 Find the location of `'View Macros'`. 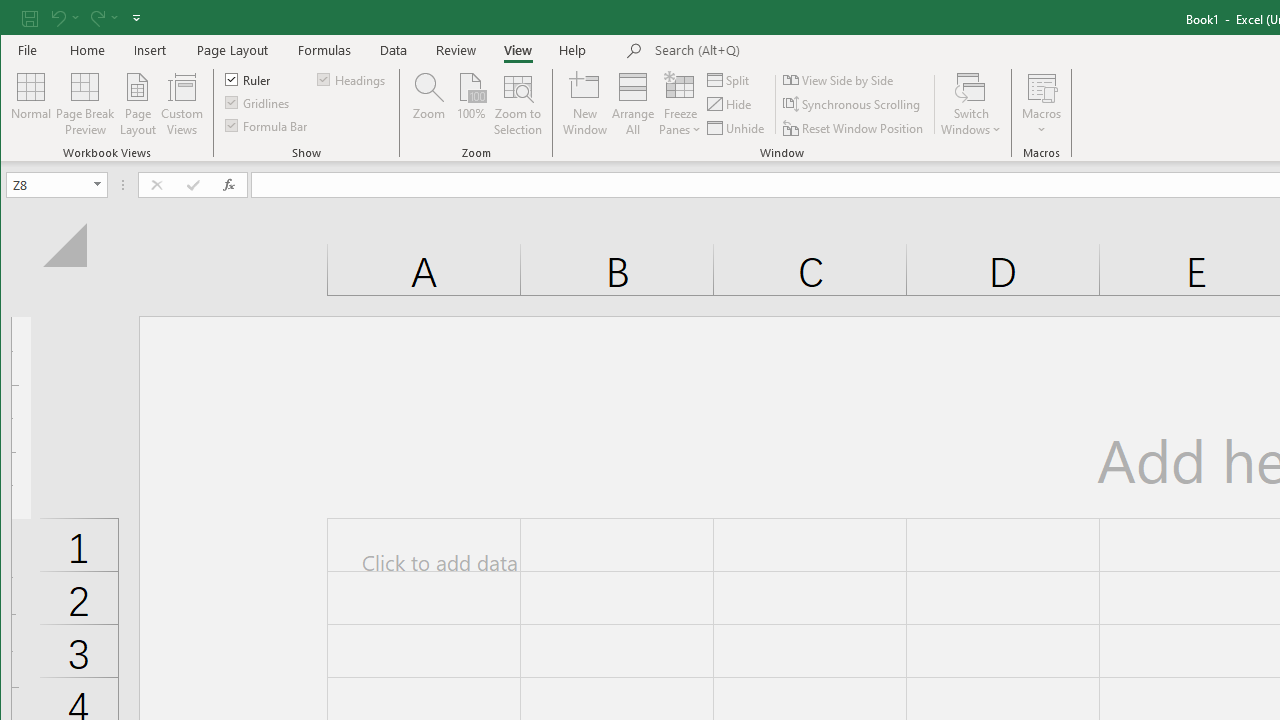

'View Macros' is located at coordinates (1040, 85).